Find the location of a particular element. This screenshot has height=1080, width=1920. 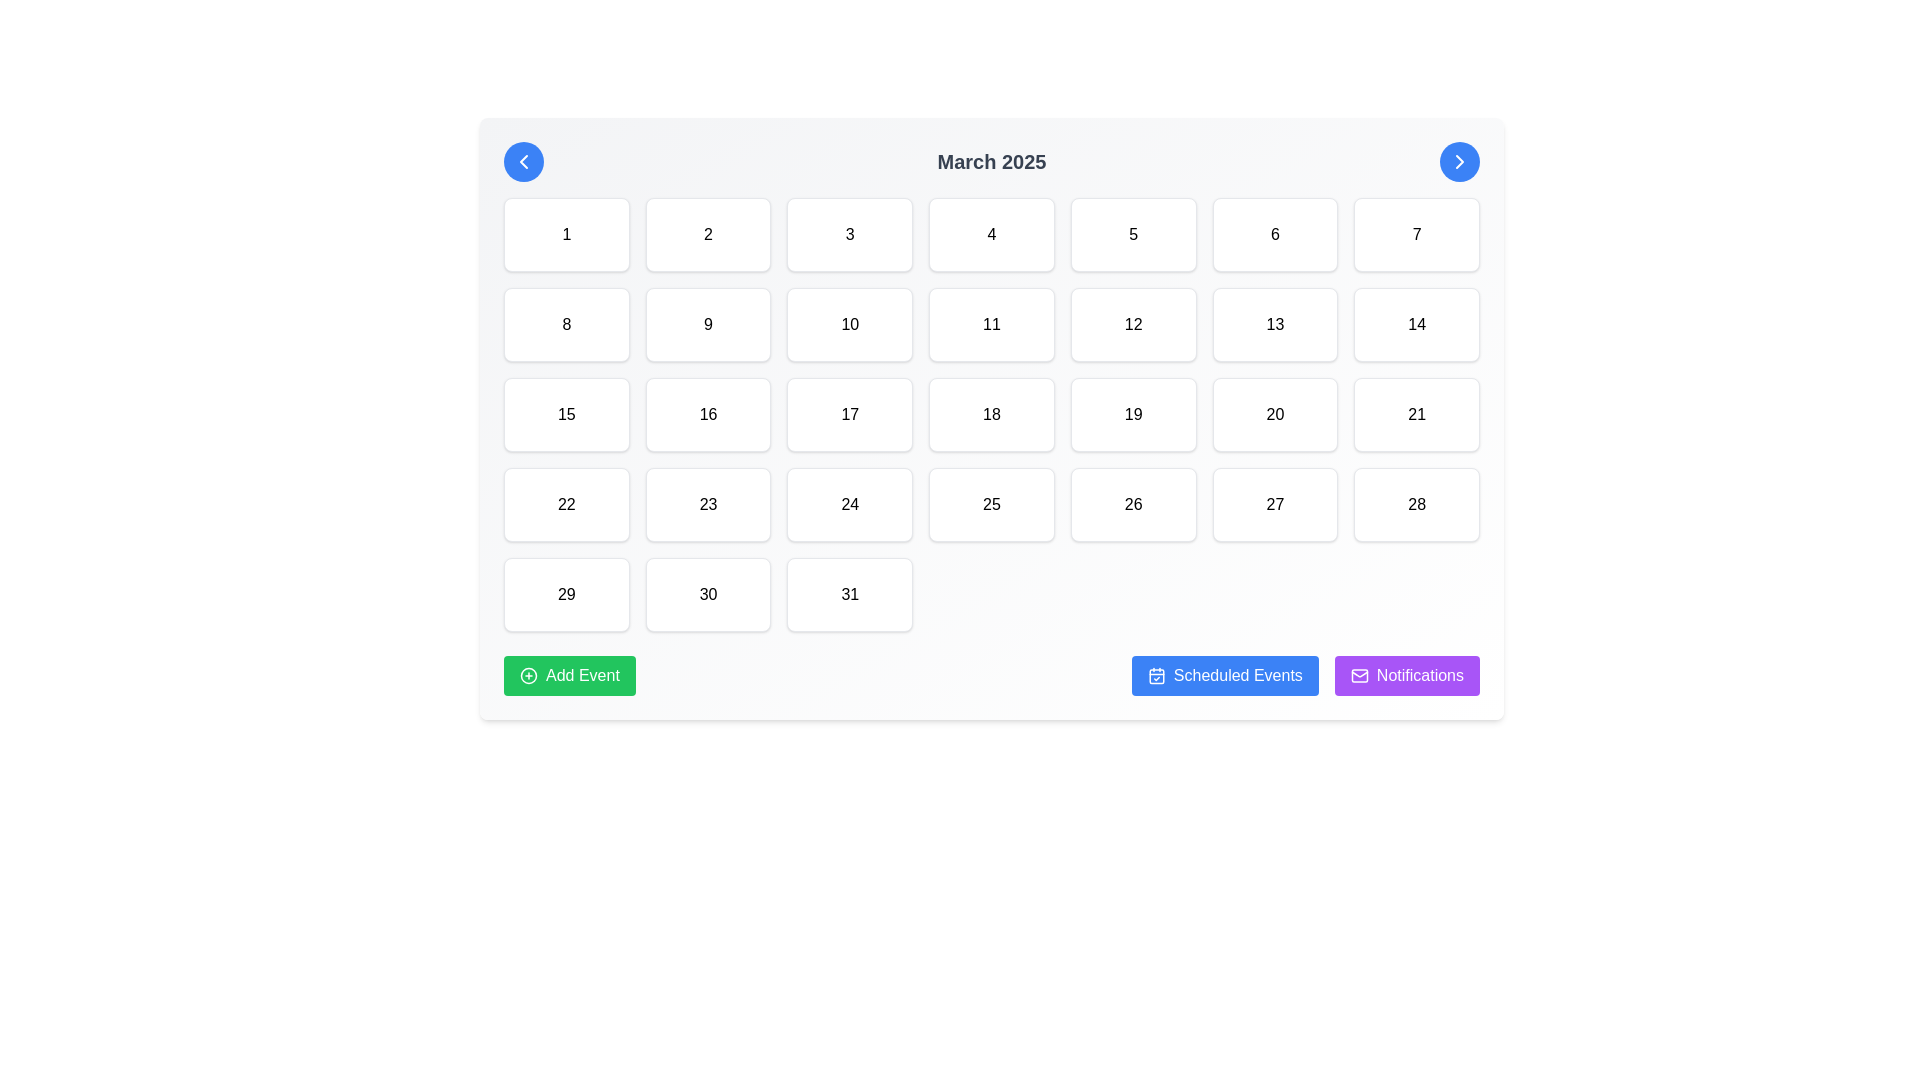

the Calendar Day Box displaying the number '18' is located at coordinates (992, 414).